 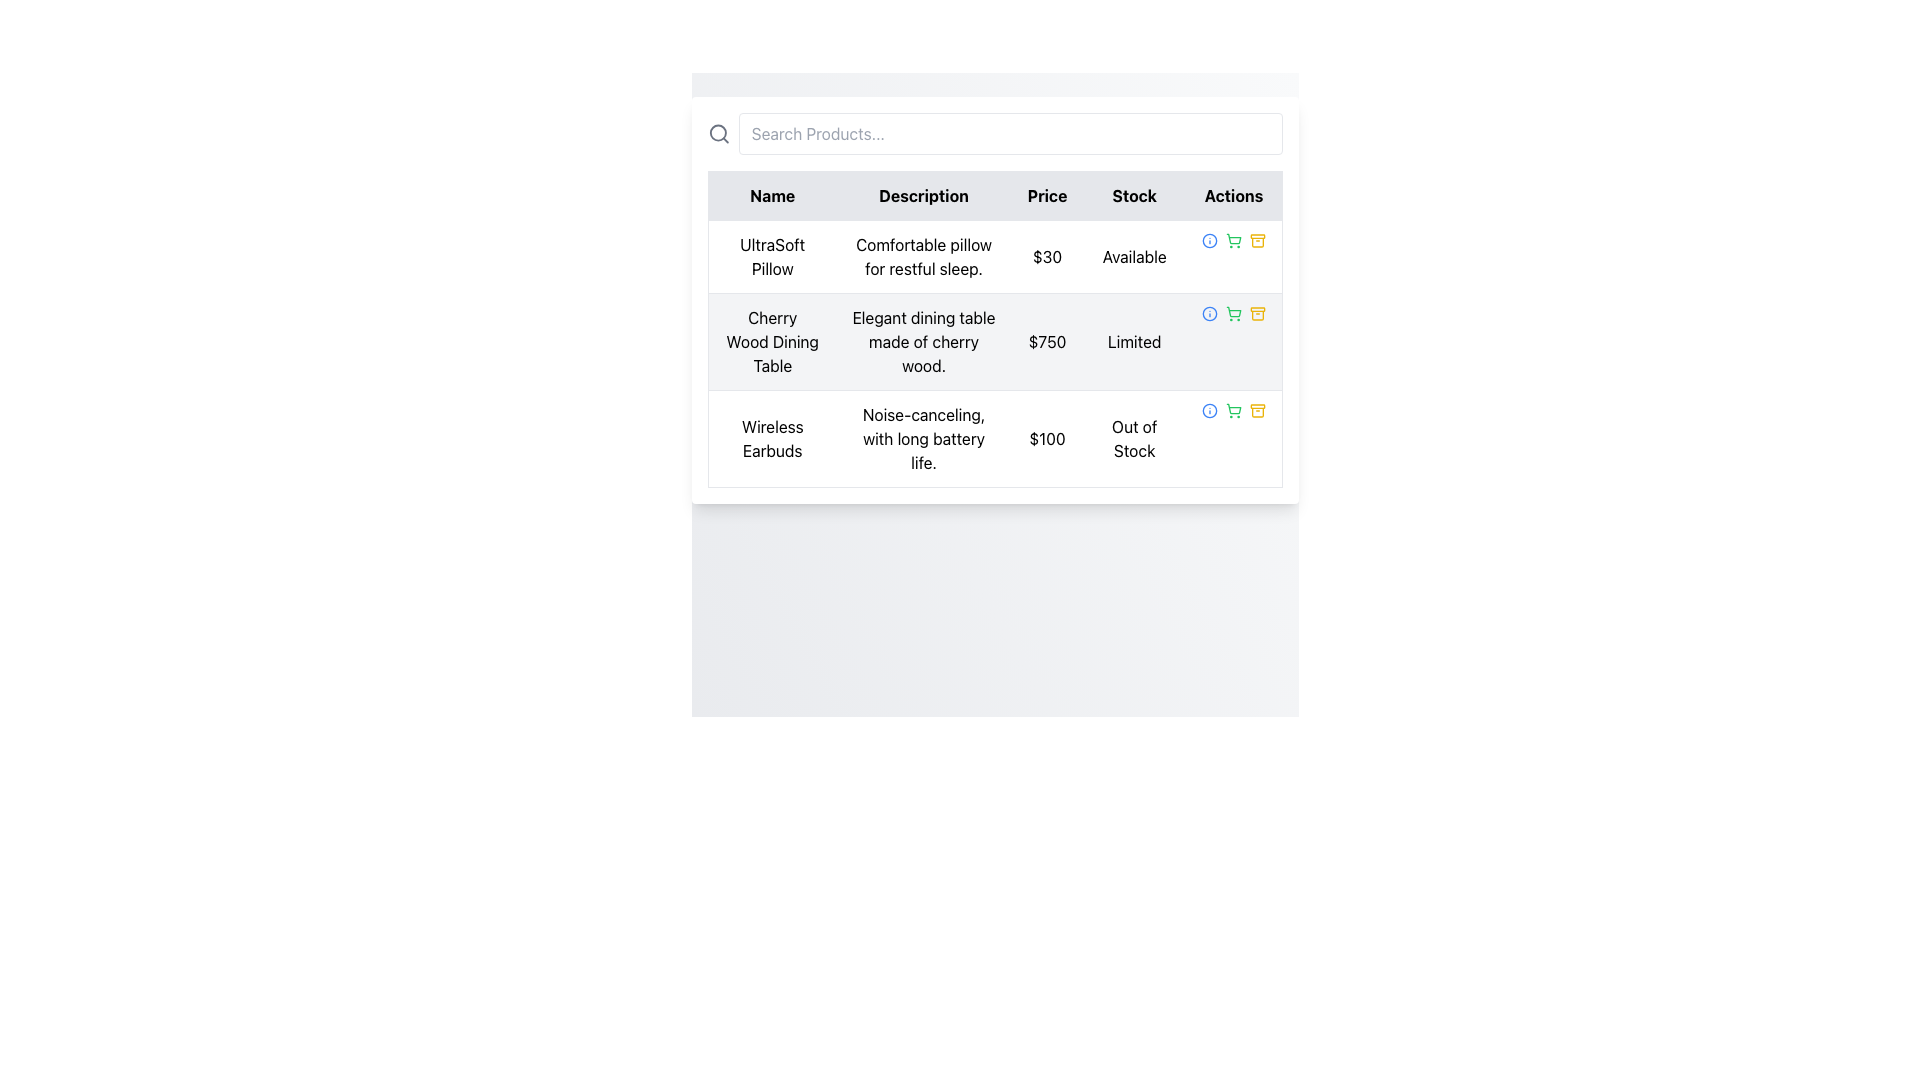 I want to click on the 'Add to Cart' button for the 'UltraSoft Pillow' item to trigger the hover effect, so click(x=1232, y=239).